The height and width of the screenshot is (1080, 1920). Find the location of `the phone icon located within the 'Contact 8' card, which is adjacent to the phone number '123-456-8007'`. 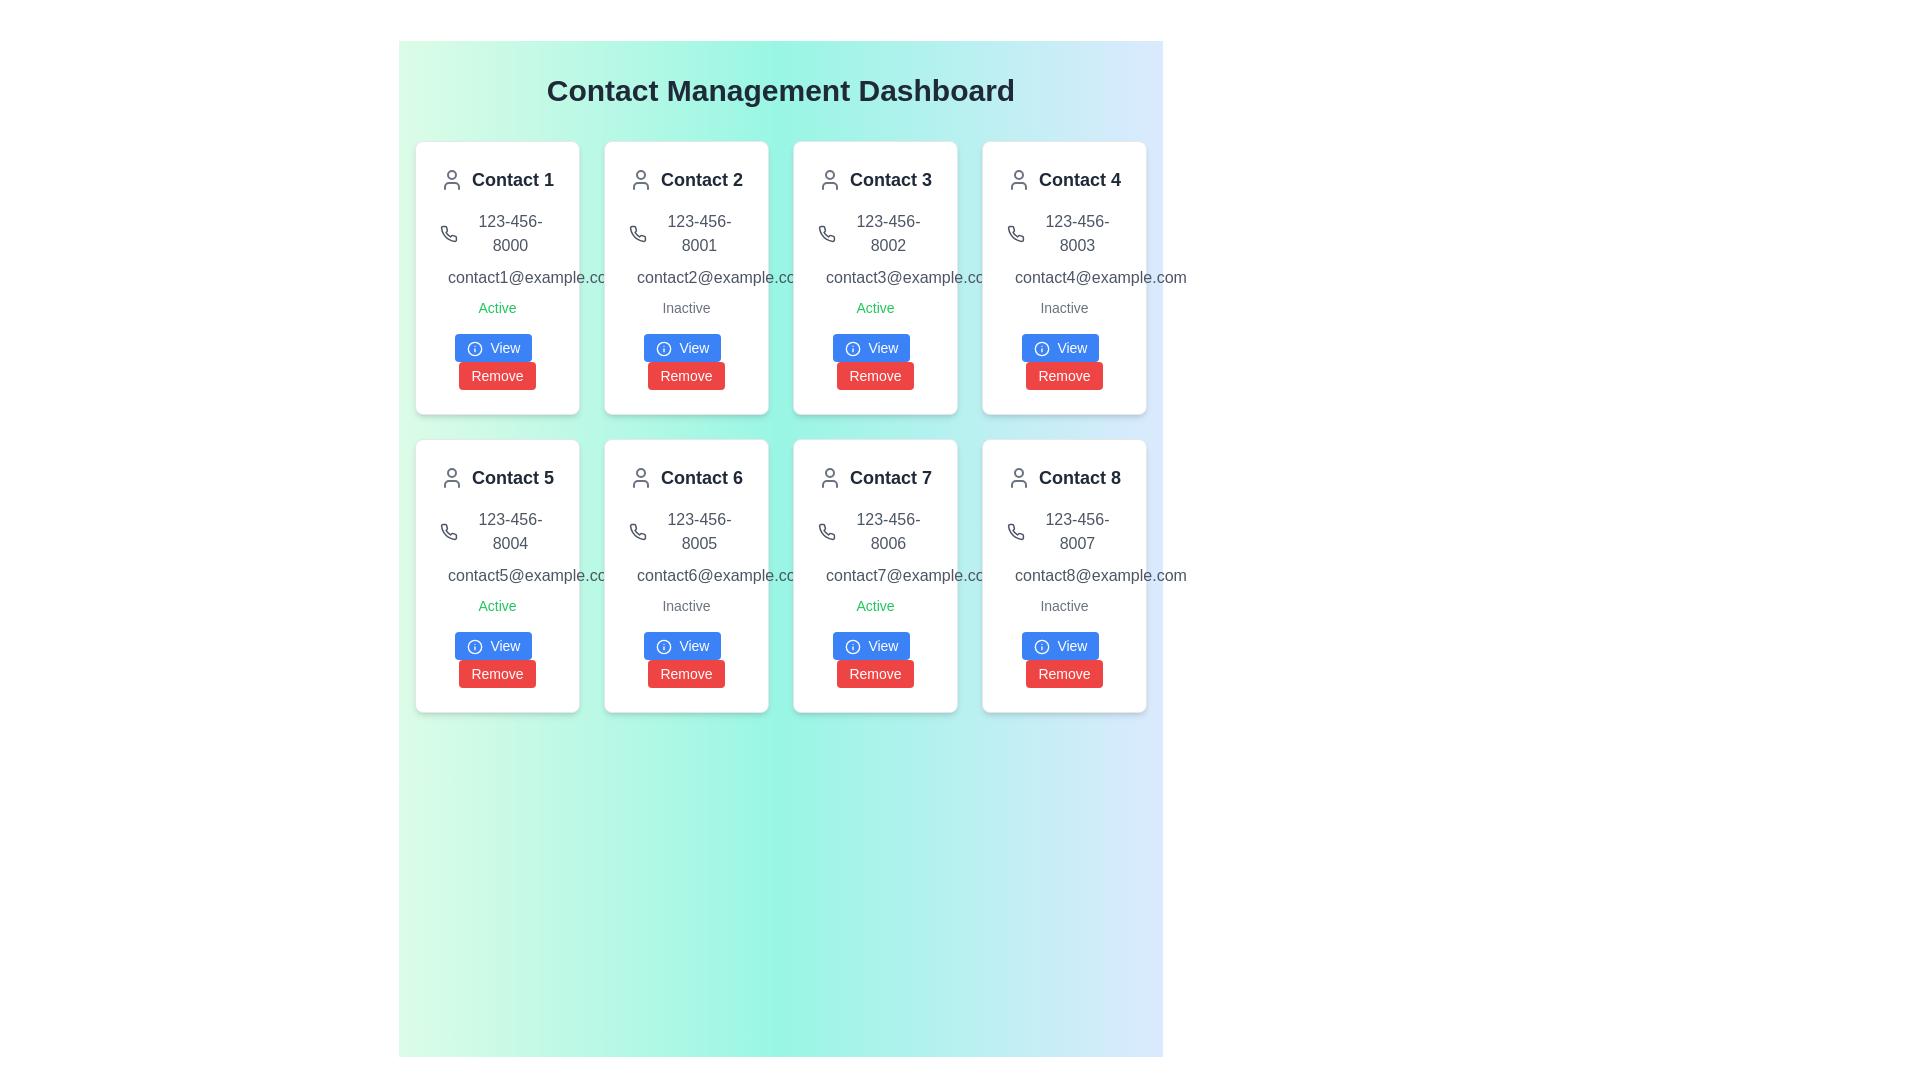

the phone icon located within the 'Contact 8' card, which is adjacent to the phone number '123-456-8007' is located at coordinates (1015, 531).